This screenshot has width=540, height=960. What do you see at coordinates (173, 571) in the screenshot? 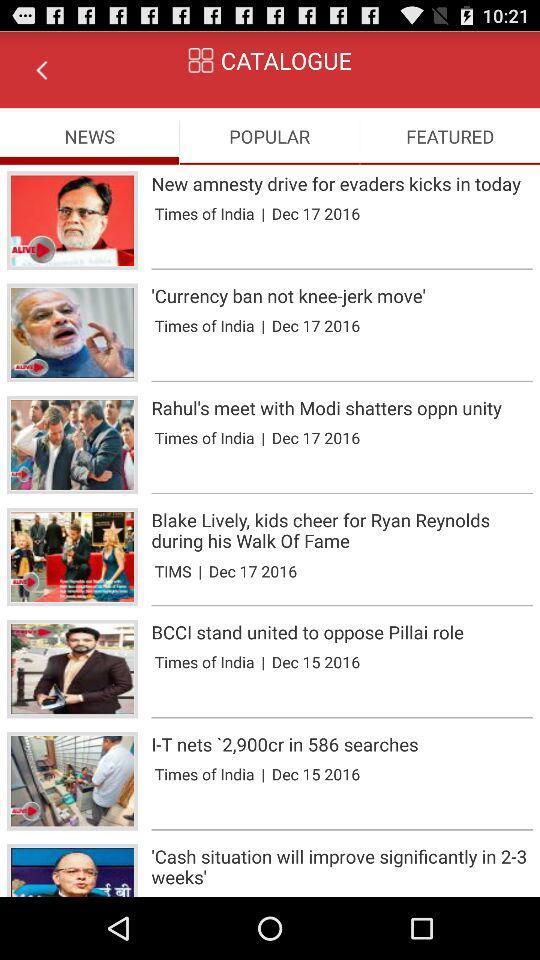
I see `the tims app` at bounding box center [173, 571].